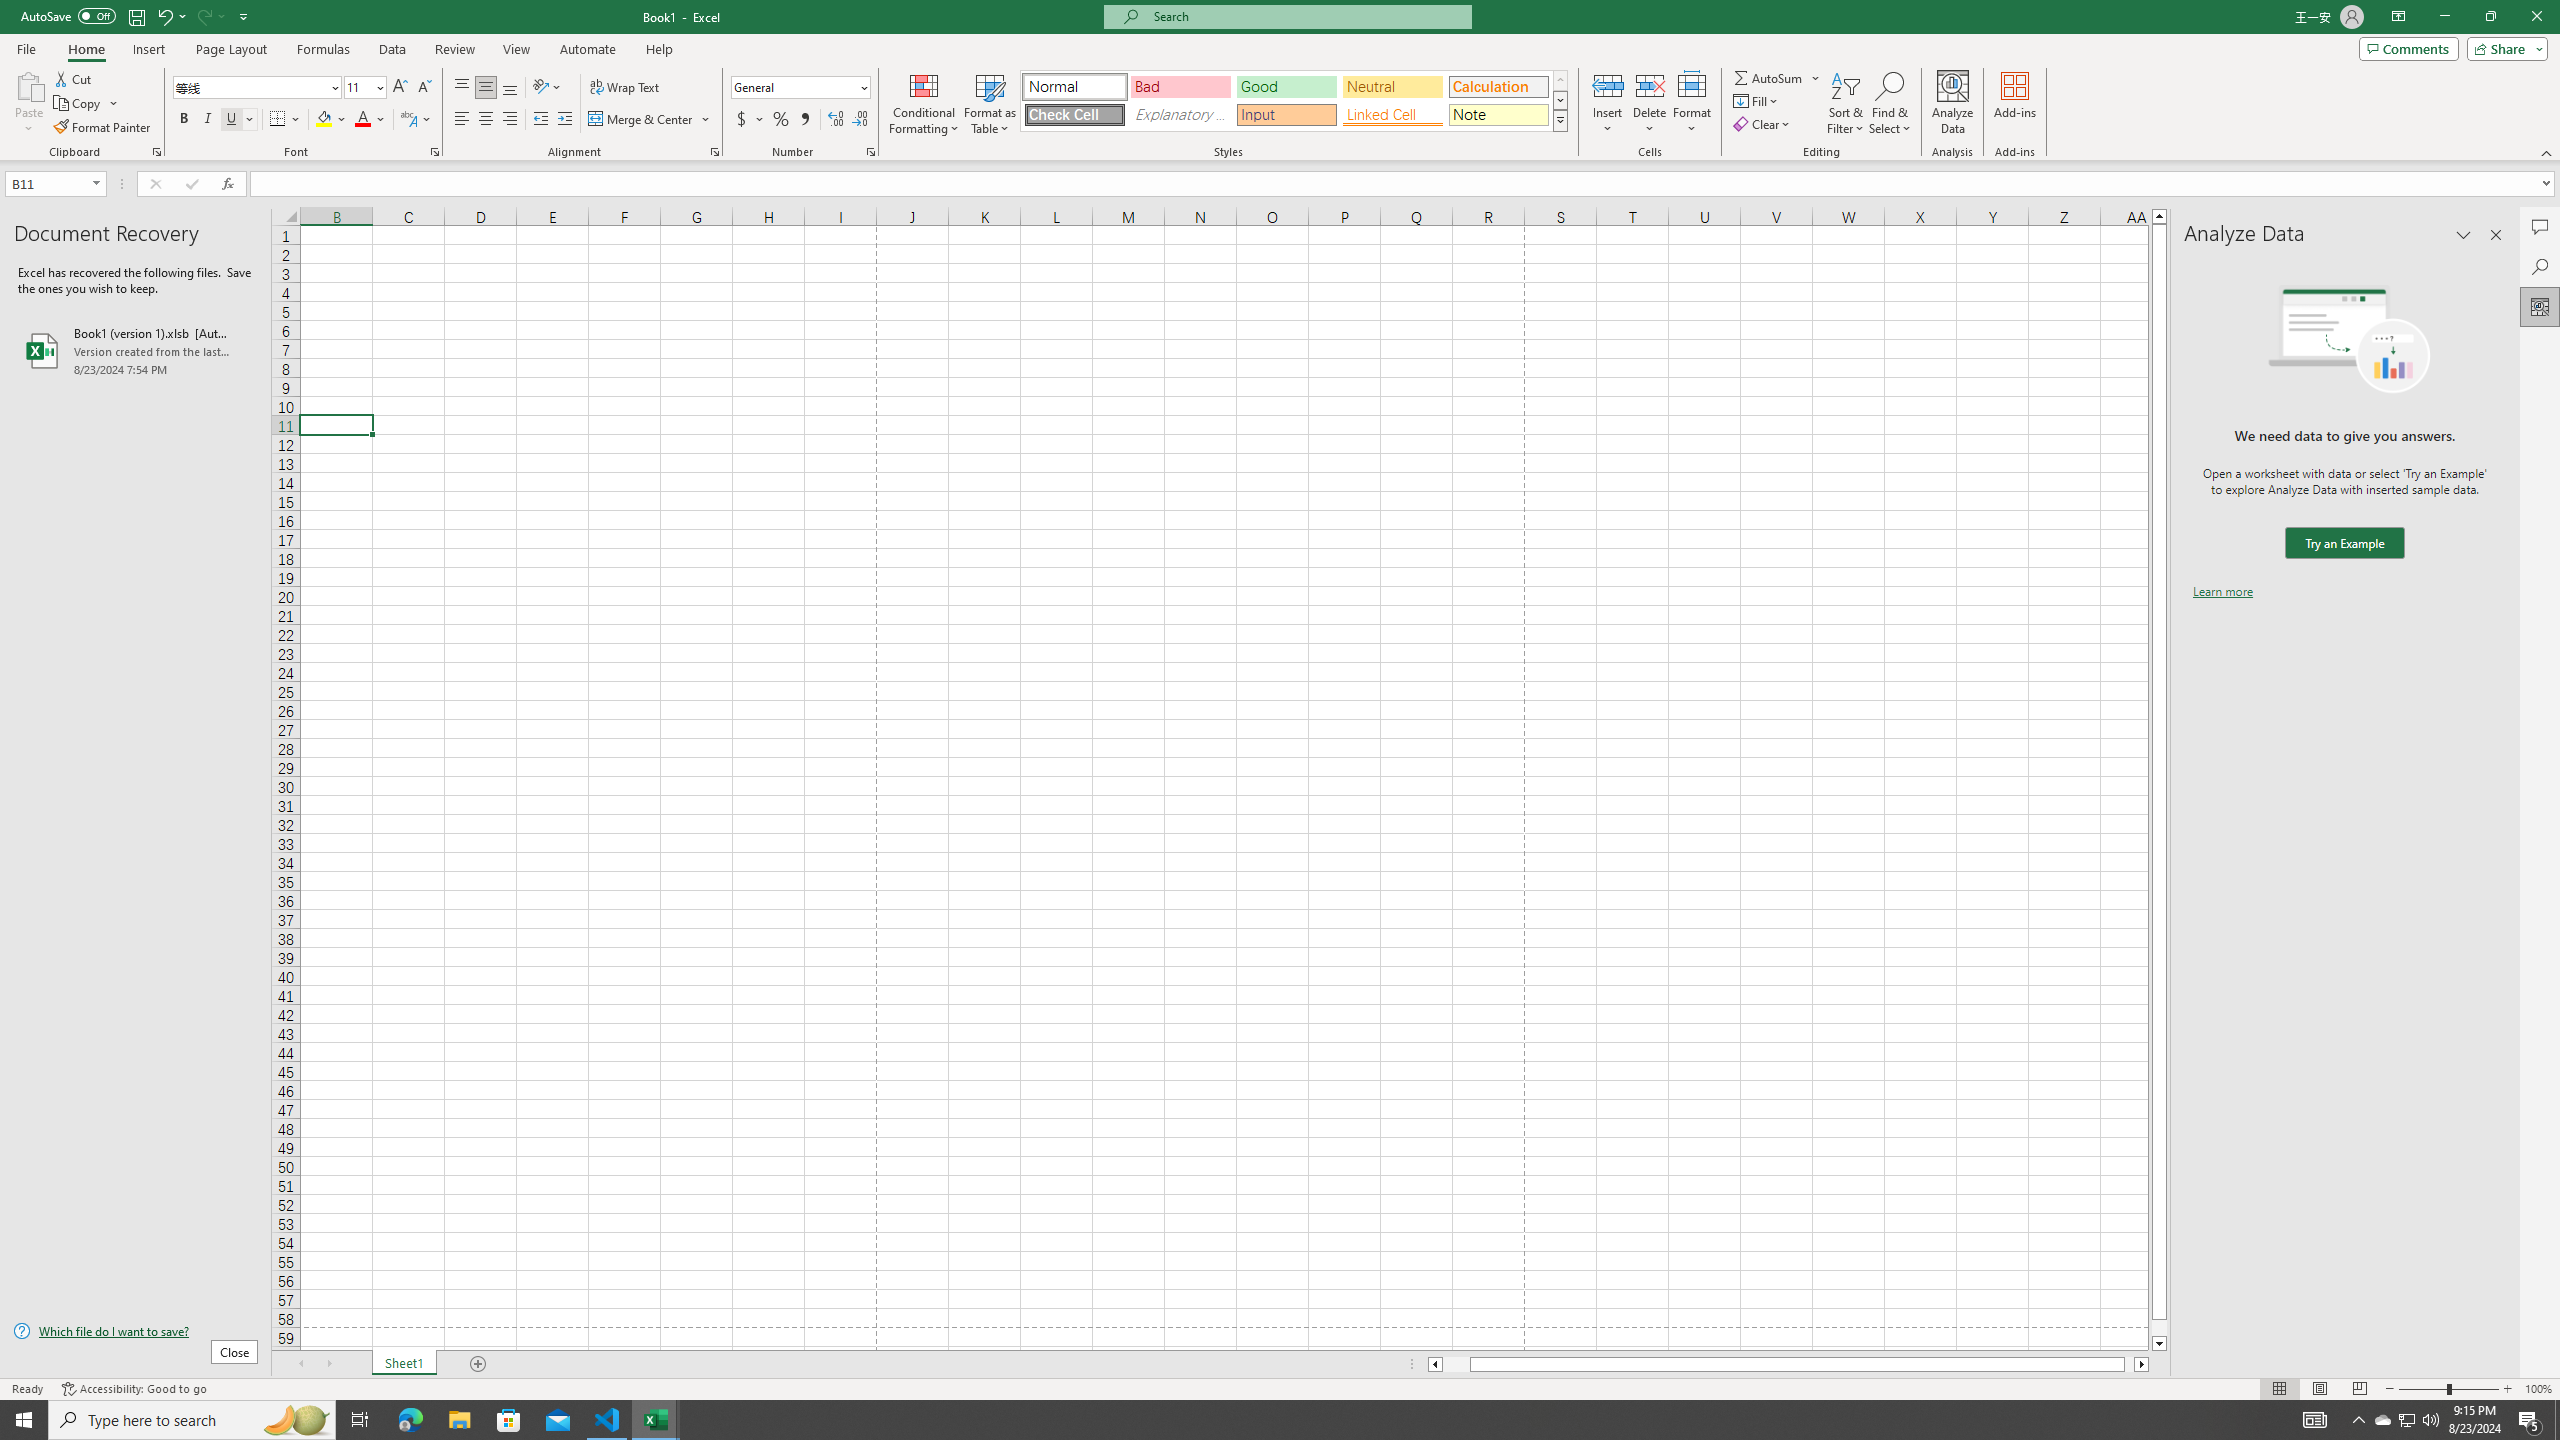 The width and height of the screenshot is (2560, 1440). What do you see at coordinates (1648, 84) in the screenshot?
I see `'Delete Cells...'` at bounding box center [1648, 84].